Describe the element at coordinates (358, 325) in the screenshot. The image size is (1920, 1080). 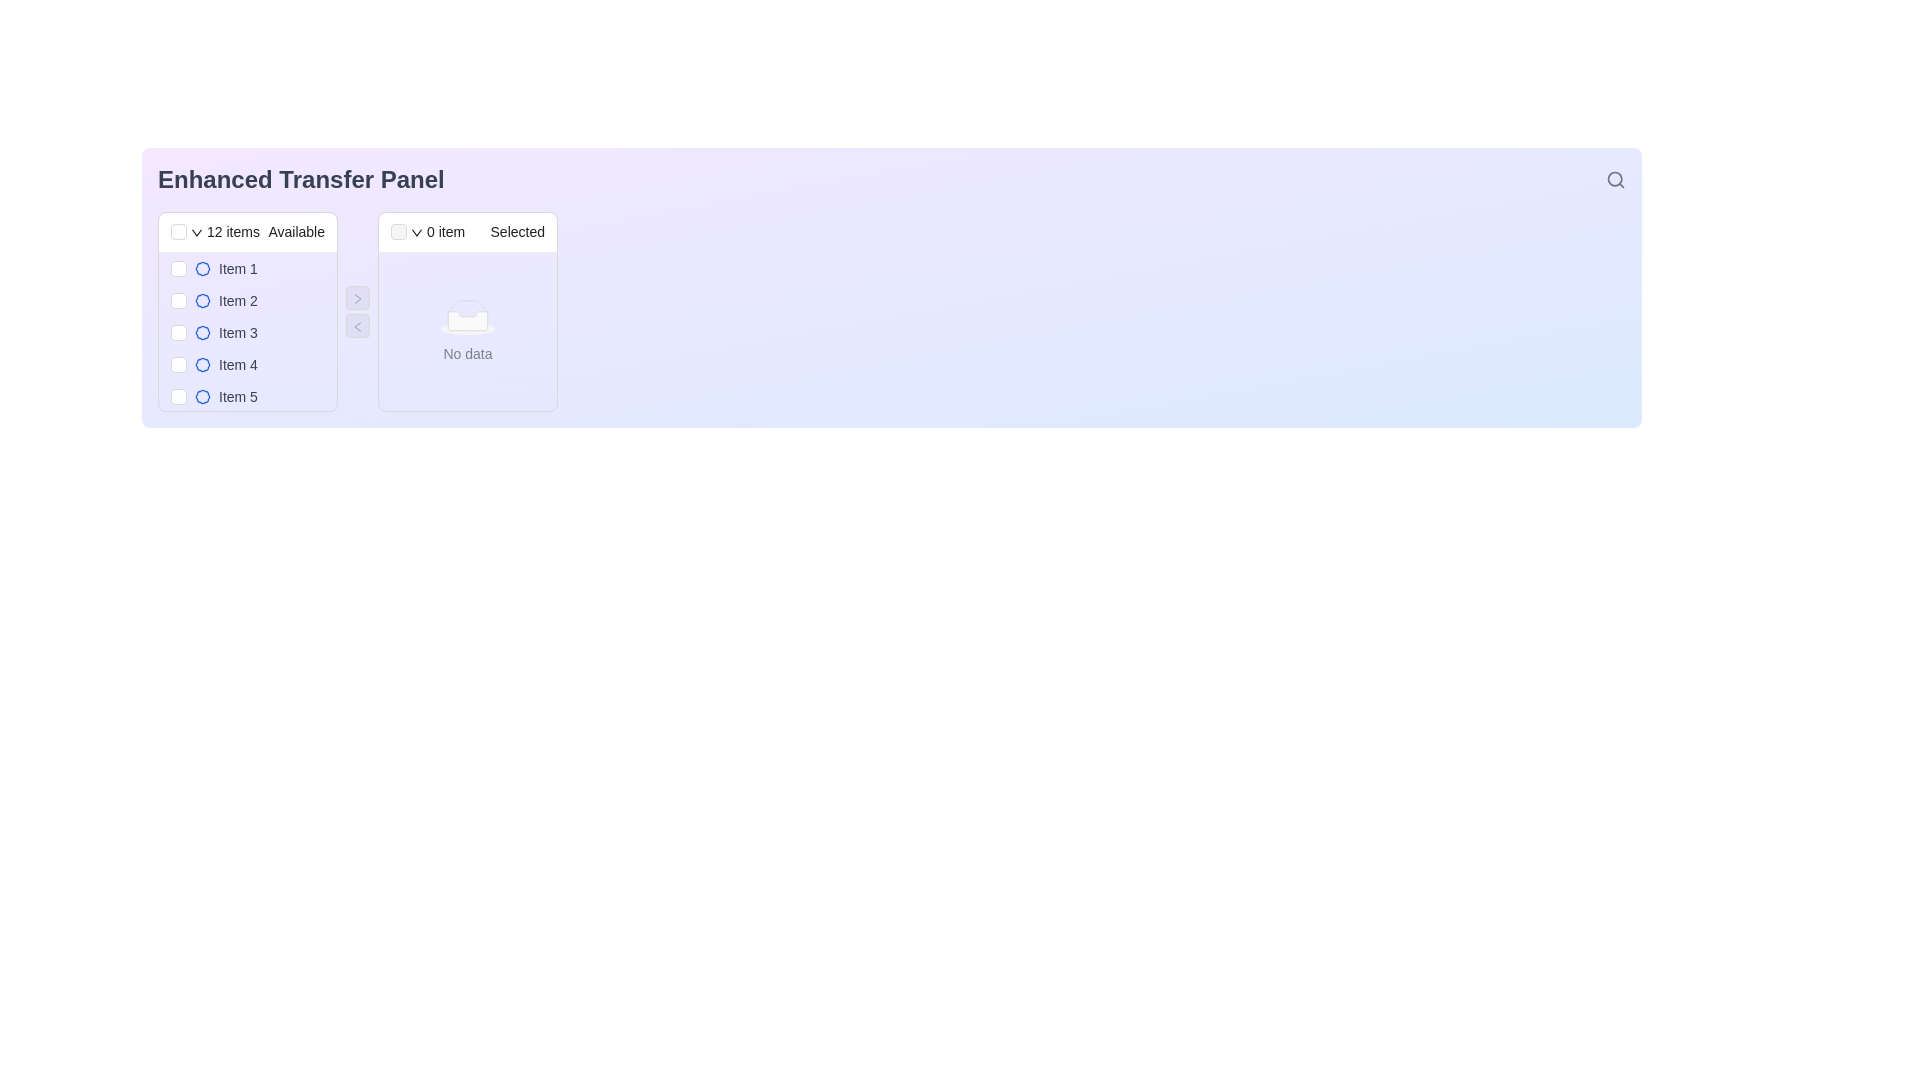
I see `the lower button in the group of two arrow buttons` at that location.